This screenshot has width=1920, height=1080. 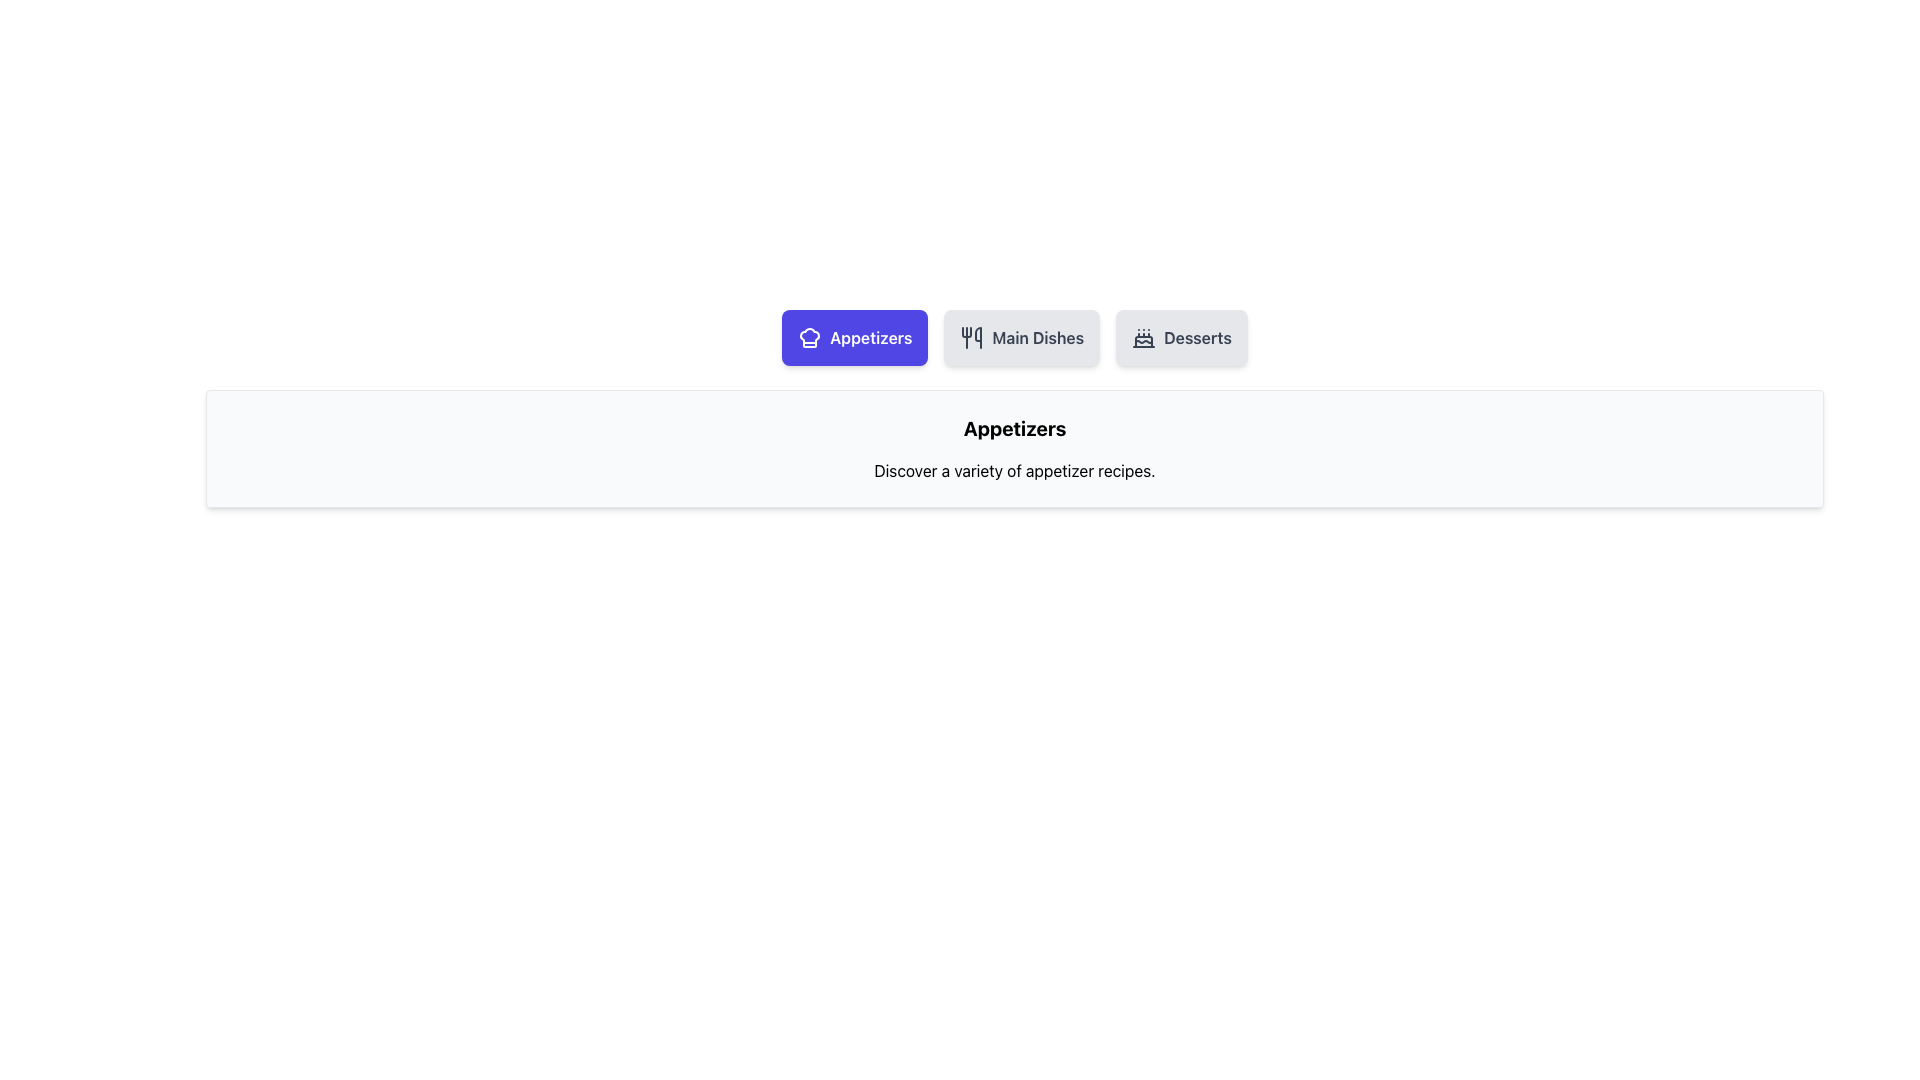 I want to click on the 'Desserts' icon located within the 'Desserts' button in the horizontal navigation bar, so click(x=1144, y=337).